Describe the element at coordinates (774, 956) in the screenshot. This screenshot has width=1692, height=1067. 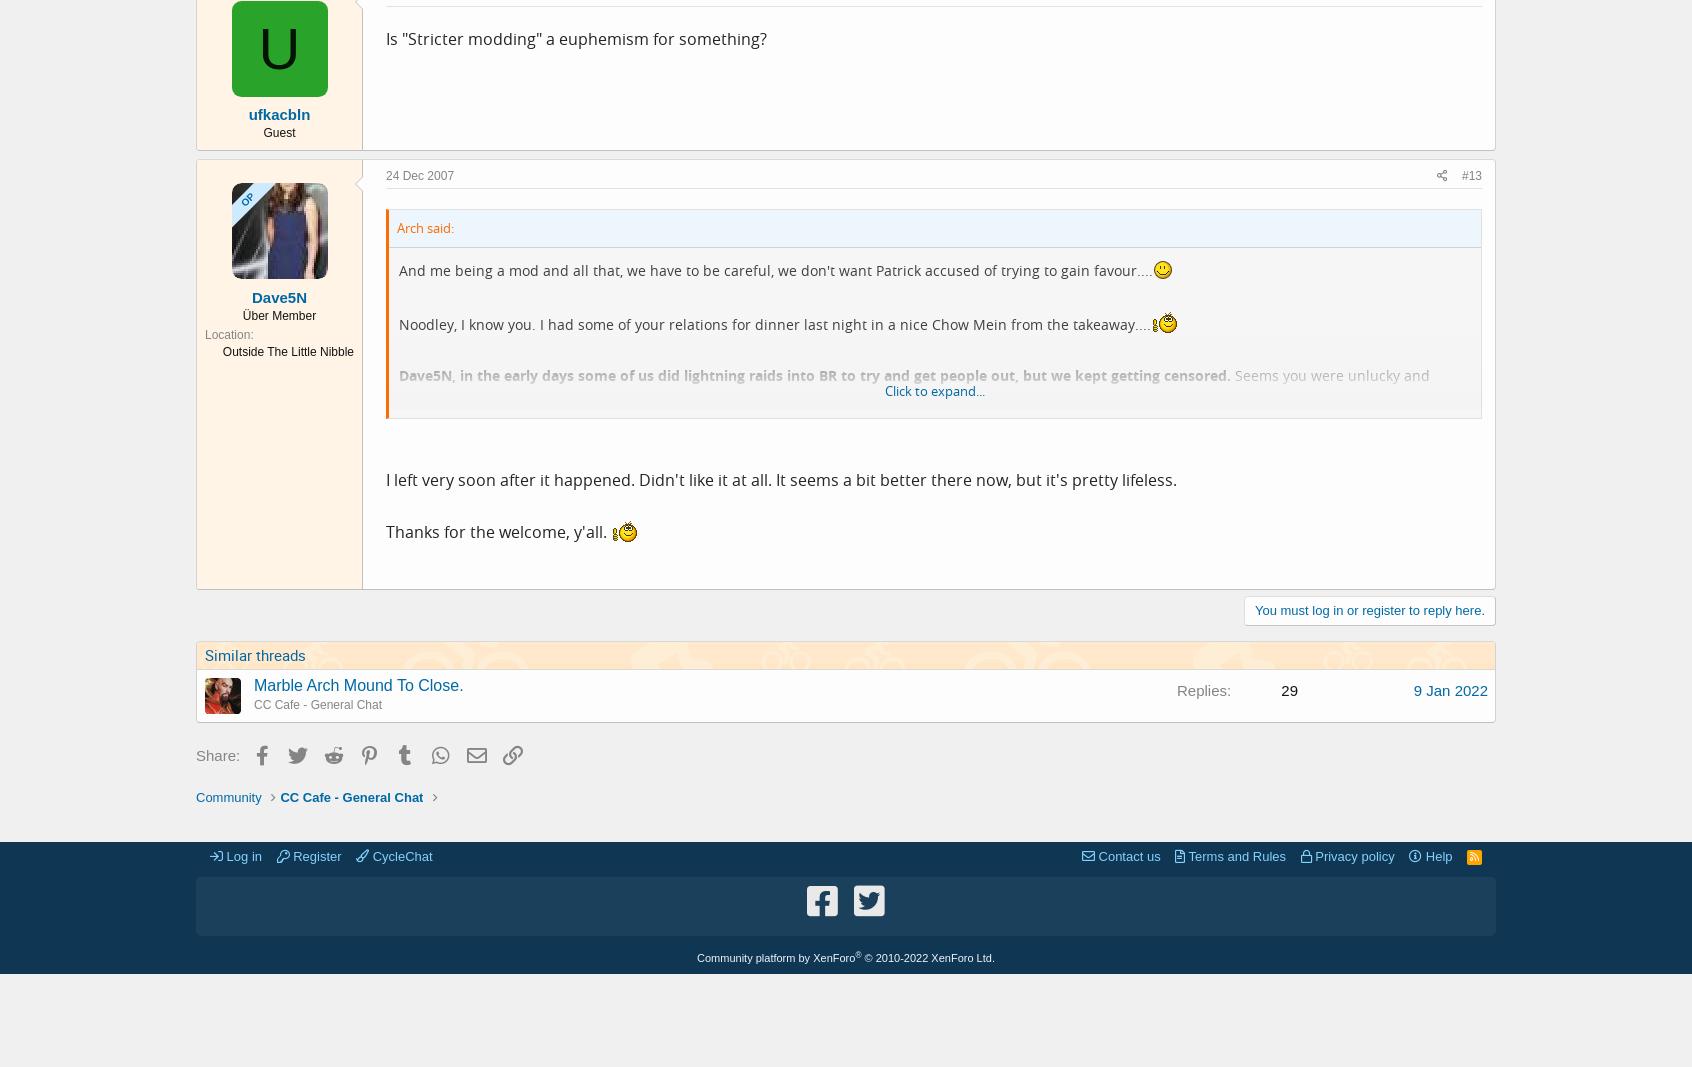
I see `'Community platform by XenForo'` at that location.